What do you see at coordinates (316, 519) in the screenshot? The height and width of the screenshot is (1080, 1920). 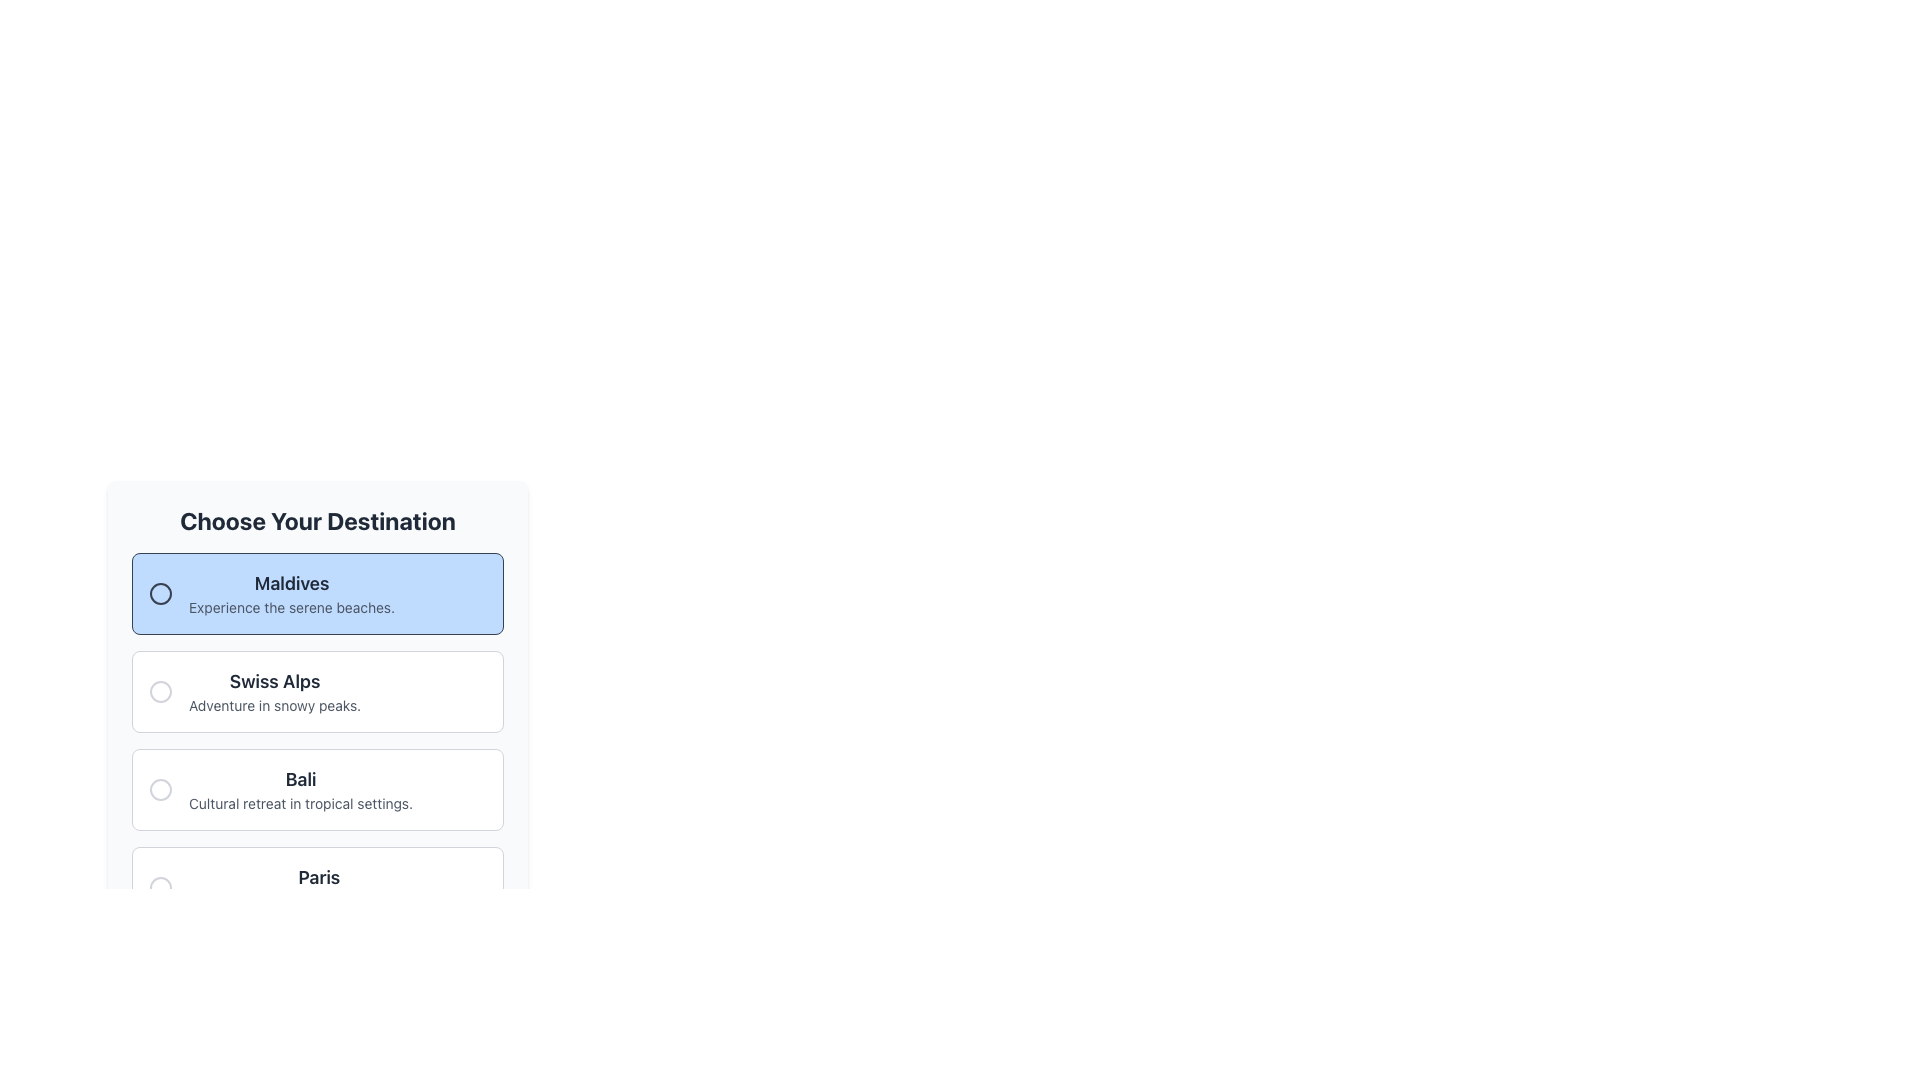 I see `the header label displaying 'Choose Your Destination' located at the top of the destination selection panel` at bounding box center [316, 519].